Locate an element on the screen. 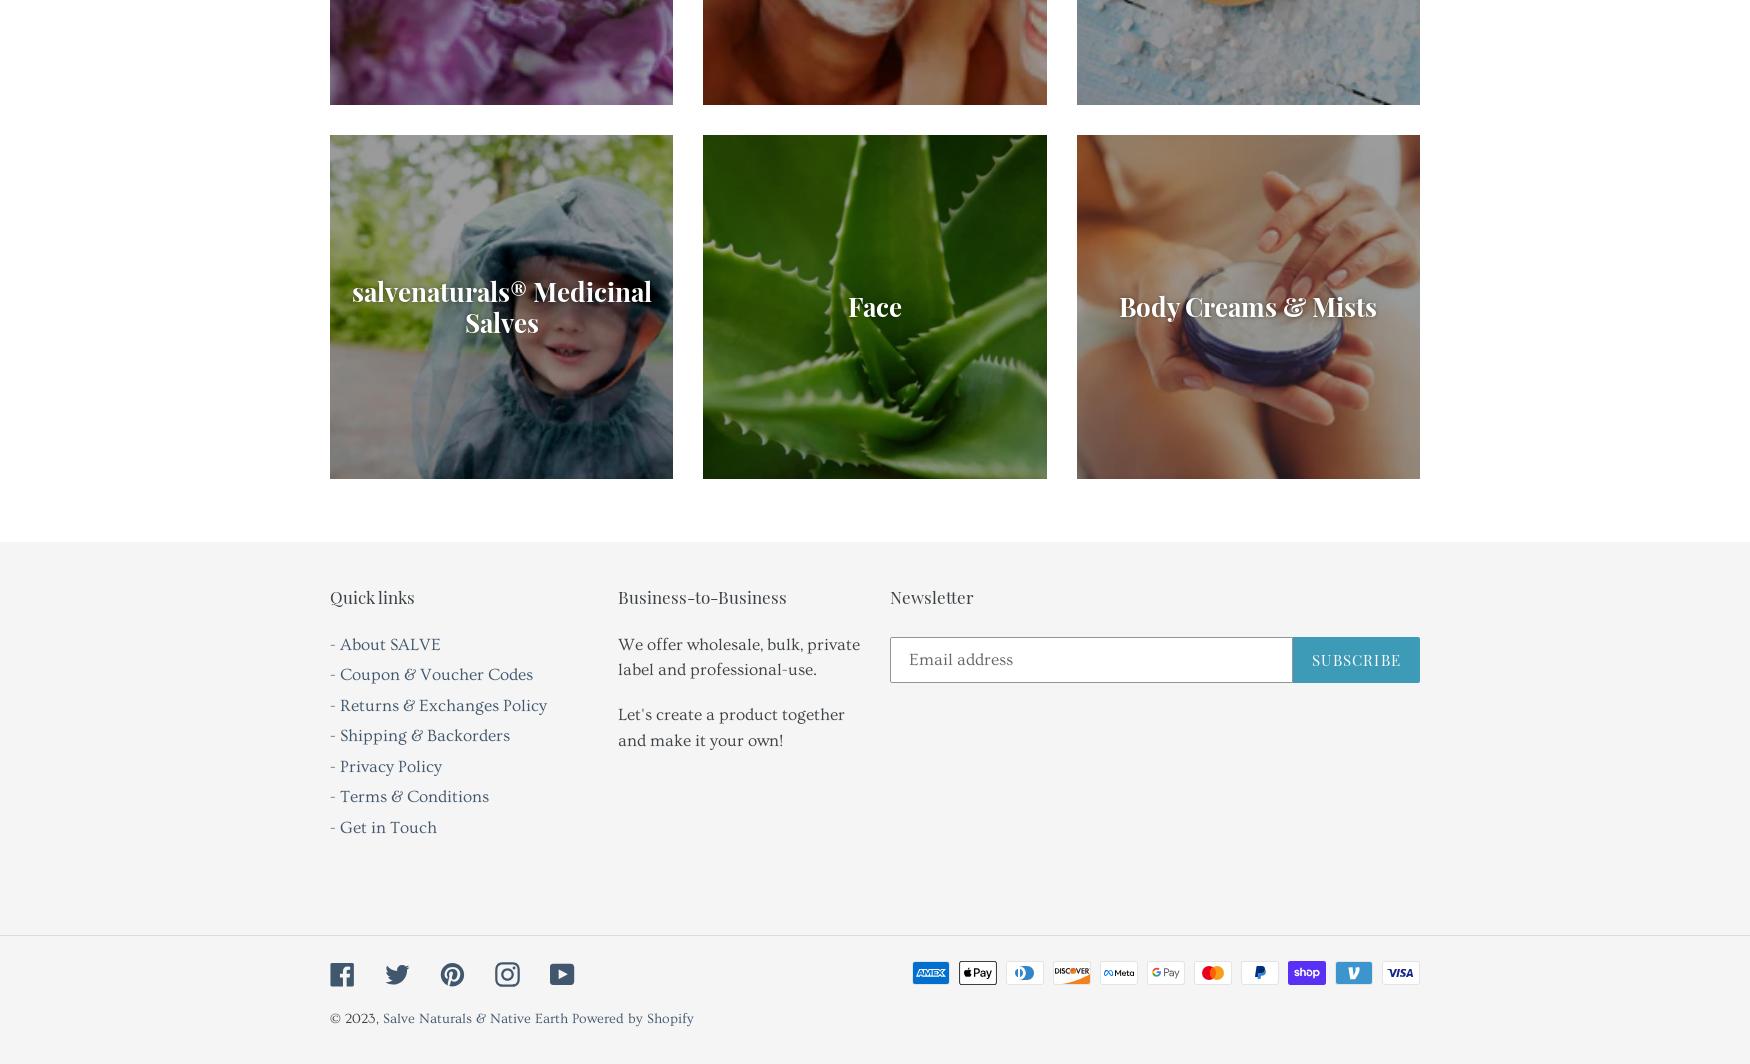 The image size is (1750, 1064). 'Newsletter' is located at coordinates (931, 596).